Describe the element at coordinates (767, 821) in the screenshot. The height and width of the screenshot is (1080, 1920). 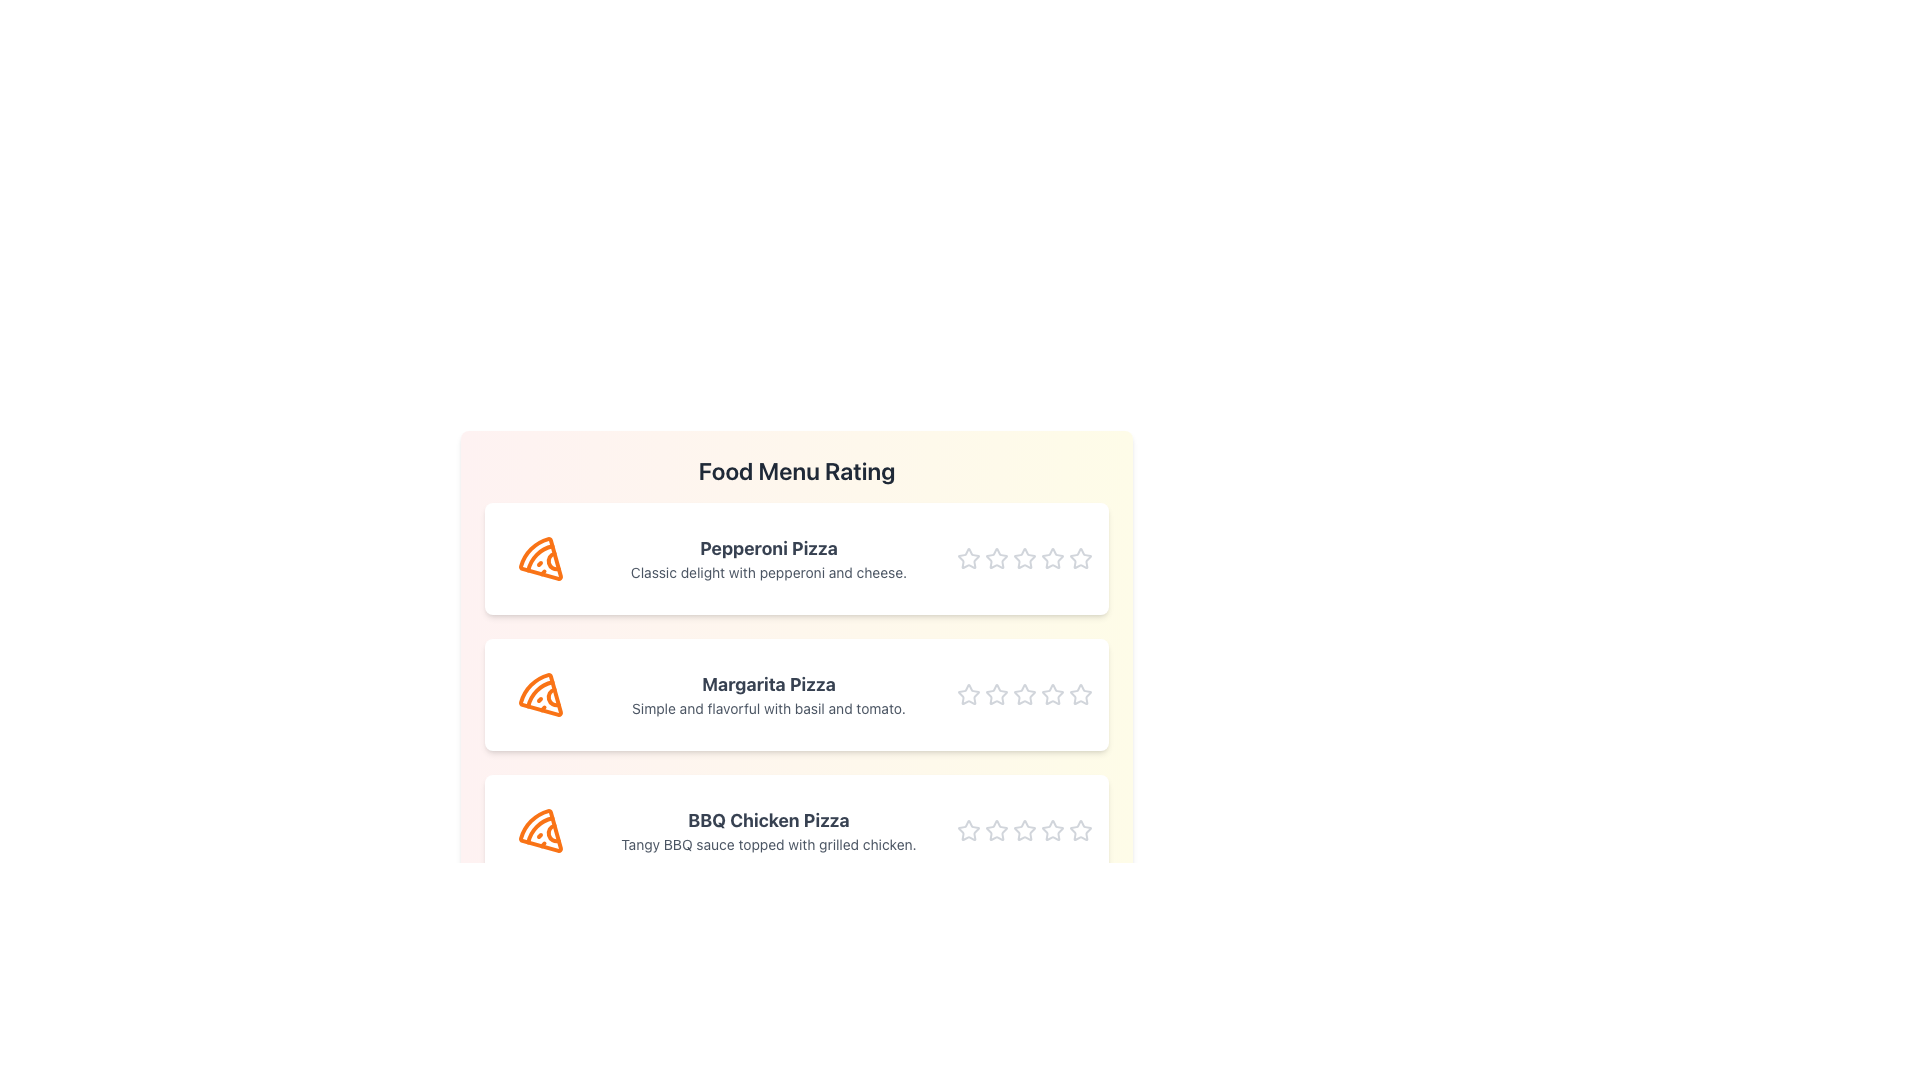
I see `the text label reading 'BBQ Chicken Pizza', which is styled in bold gray font and located at the top of the third menu card in the 'Food Menu Rating' section` at that location.